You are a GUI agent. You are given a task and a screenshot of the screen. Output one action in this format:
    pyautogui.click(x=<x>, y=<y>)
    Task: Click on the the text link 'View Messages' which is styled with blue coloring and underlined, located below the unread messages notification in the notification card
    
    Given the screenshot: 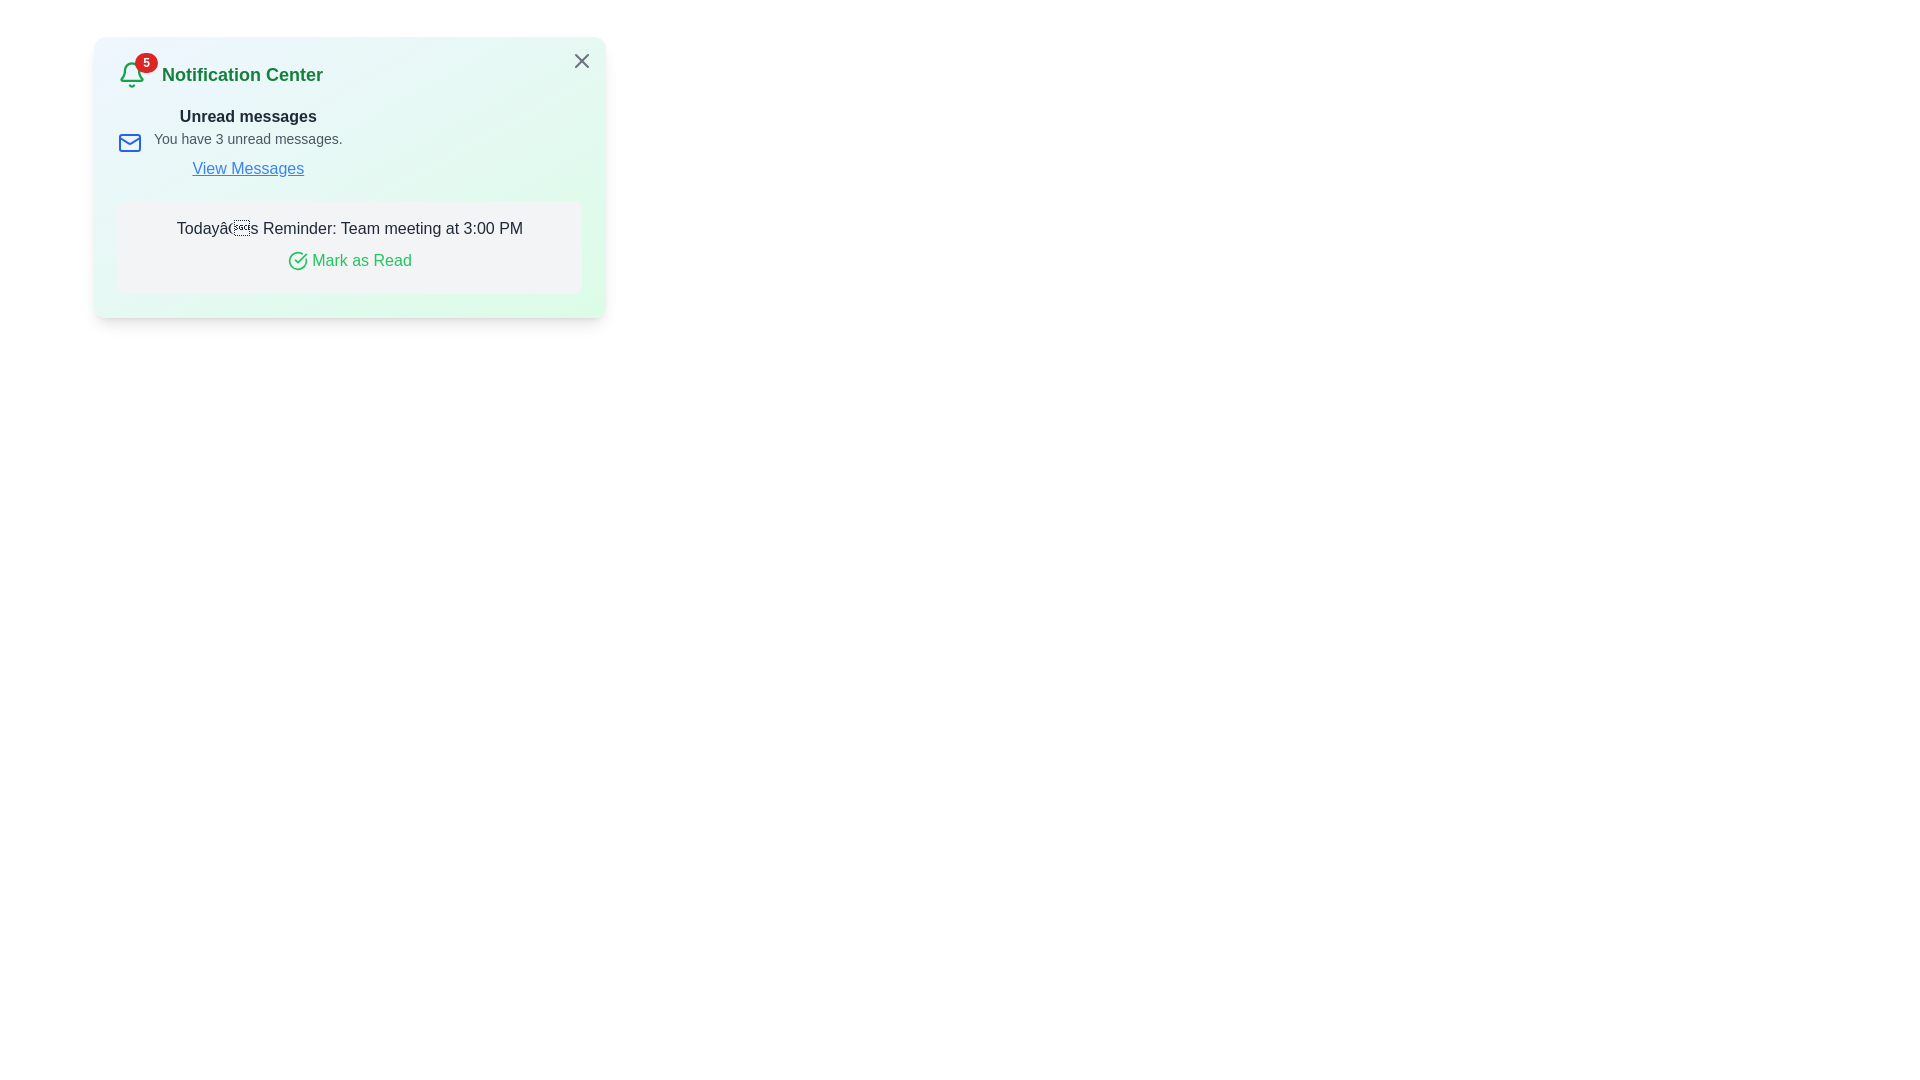 What is the action you would take?
    pyautogui.click(x=247, y=168)
    